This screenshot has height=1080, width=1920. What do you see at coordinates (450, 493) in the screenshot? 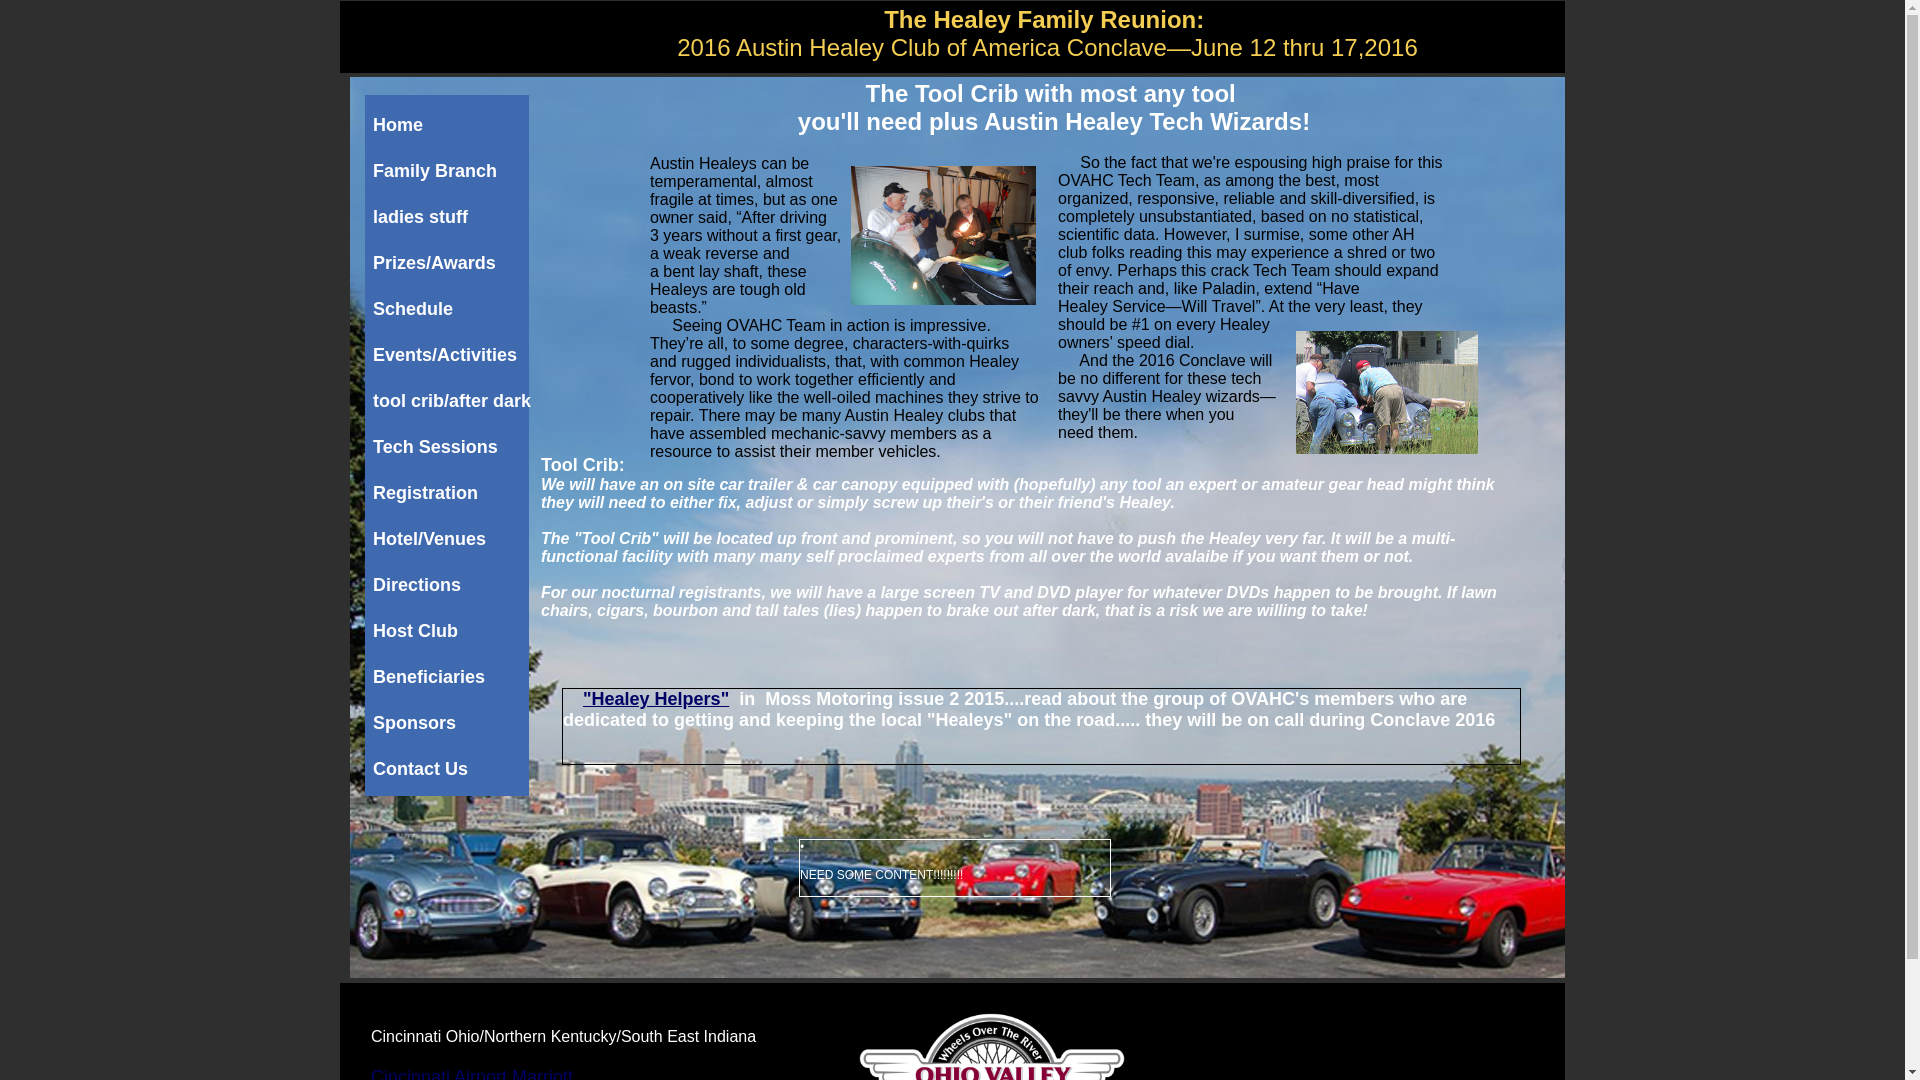
I see `'Registration'` at bounding box center [450, 493].